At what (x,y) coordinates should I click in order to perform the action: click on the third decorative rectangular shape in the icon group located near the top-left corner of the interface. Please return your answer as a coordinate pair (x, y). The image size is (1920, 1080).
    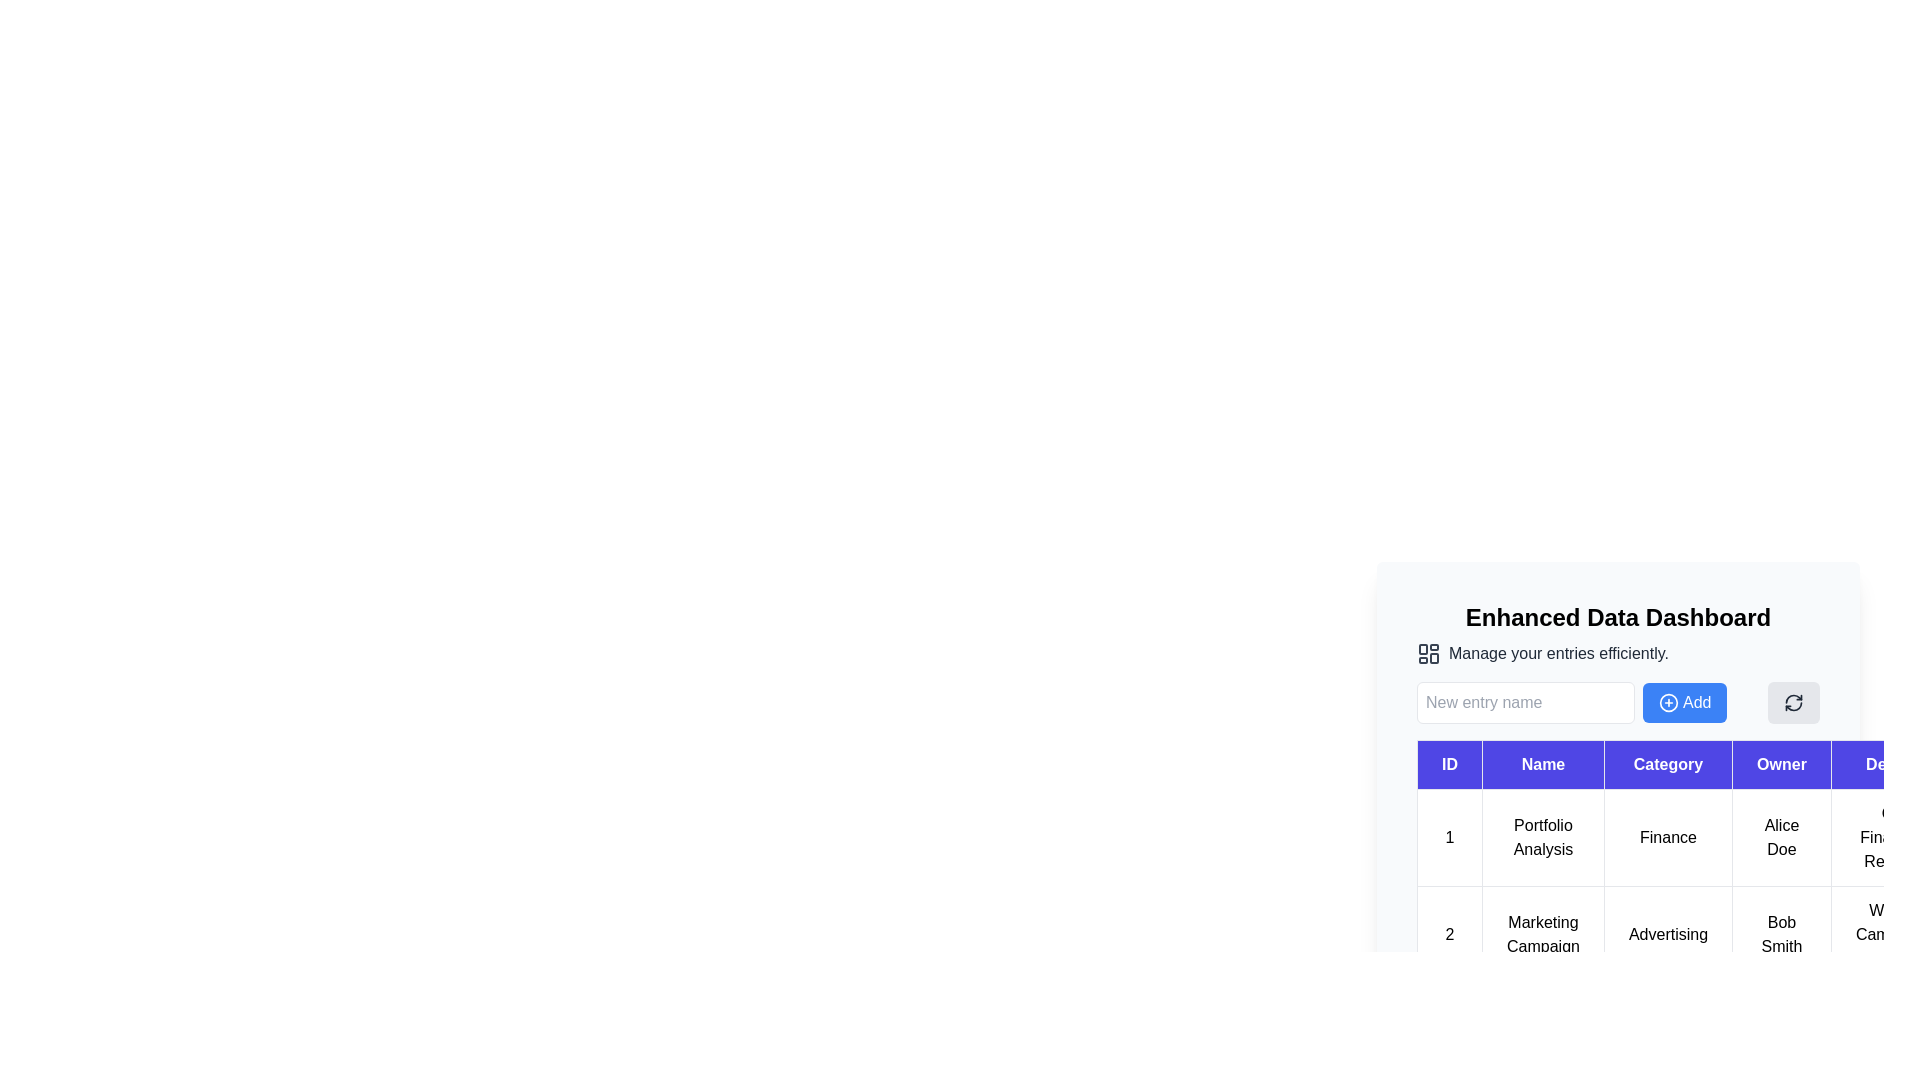
    Looking at the image, I should click on (1433, 658).